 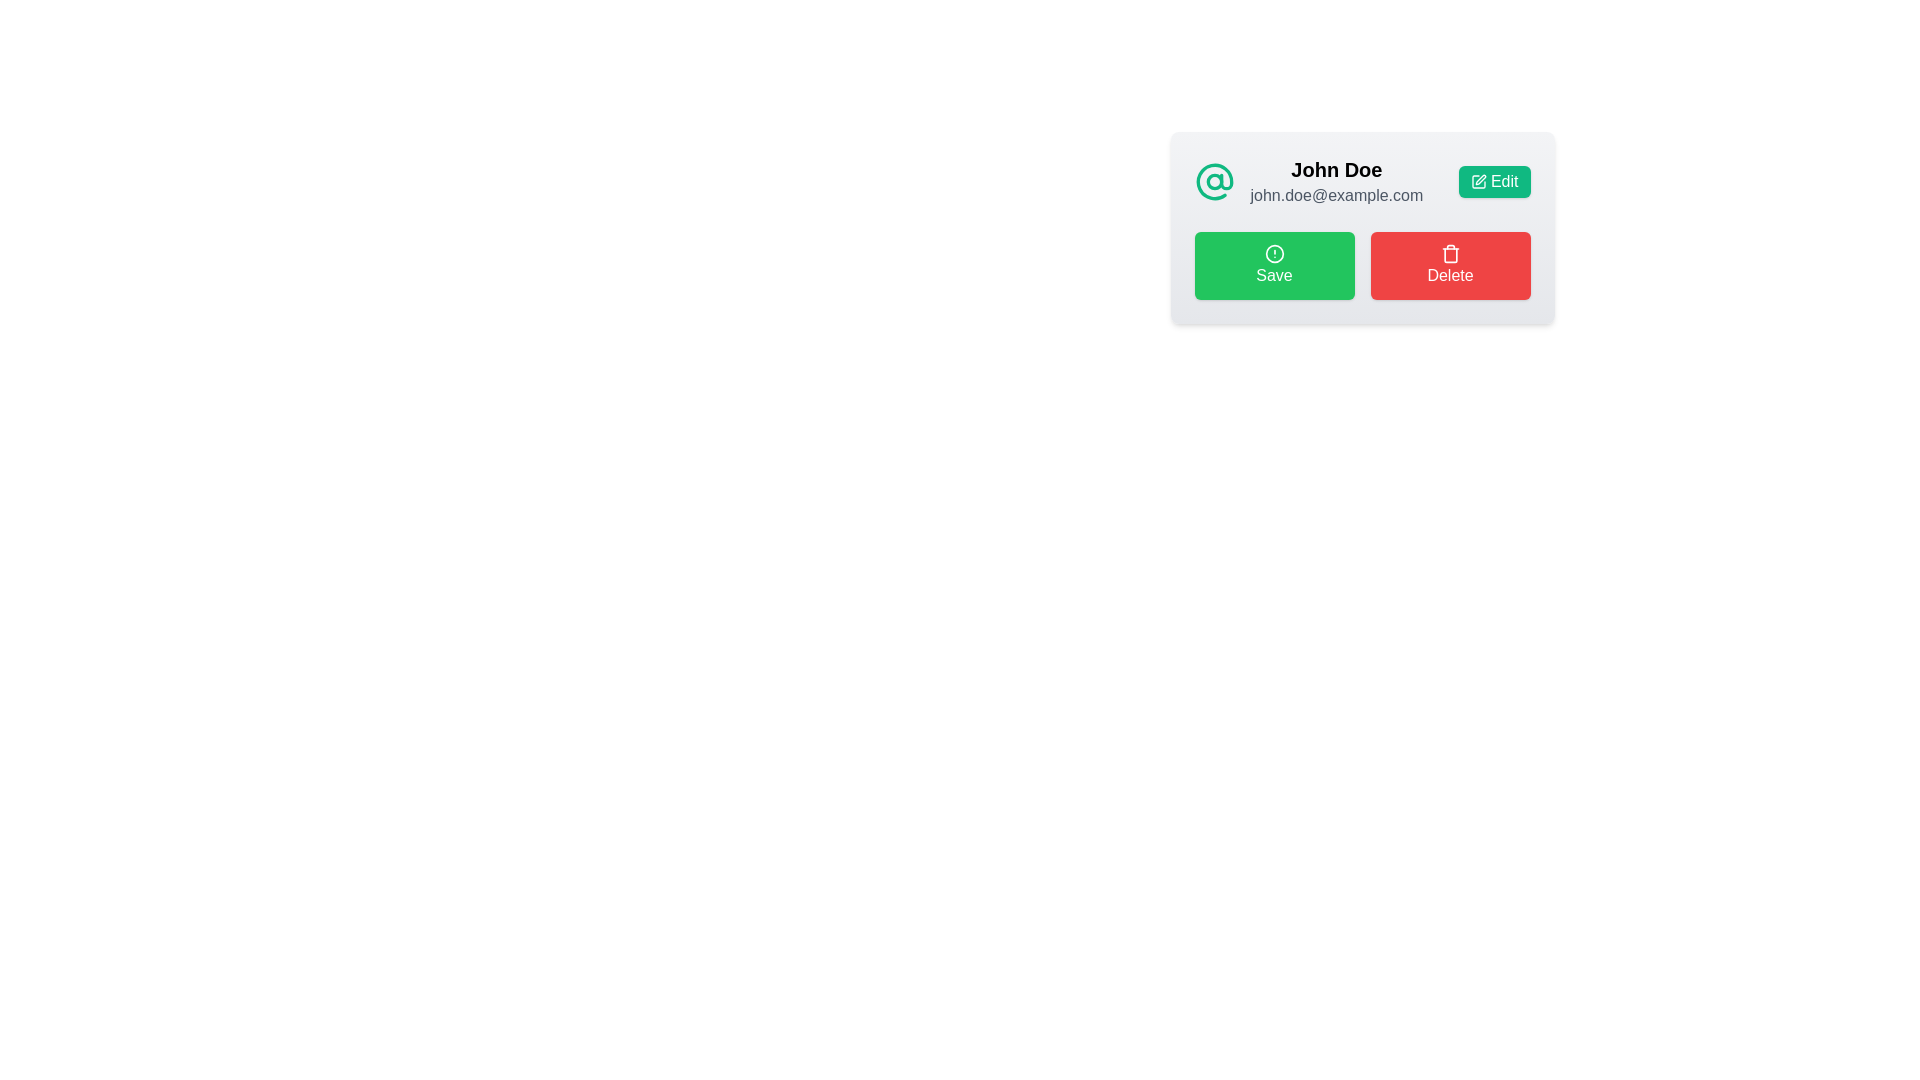 I want to click on the SVG Circle element, which is a circular component with a radius of 10 pixels, centered within the green 'Save' button, so click(x=1273, y=253).